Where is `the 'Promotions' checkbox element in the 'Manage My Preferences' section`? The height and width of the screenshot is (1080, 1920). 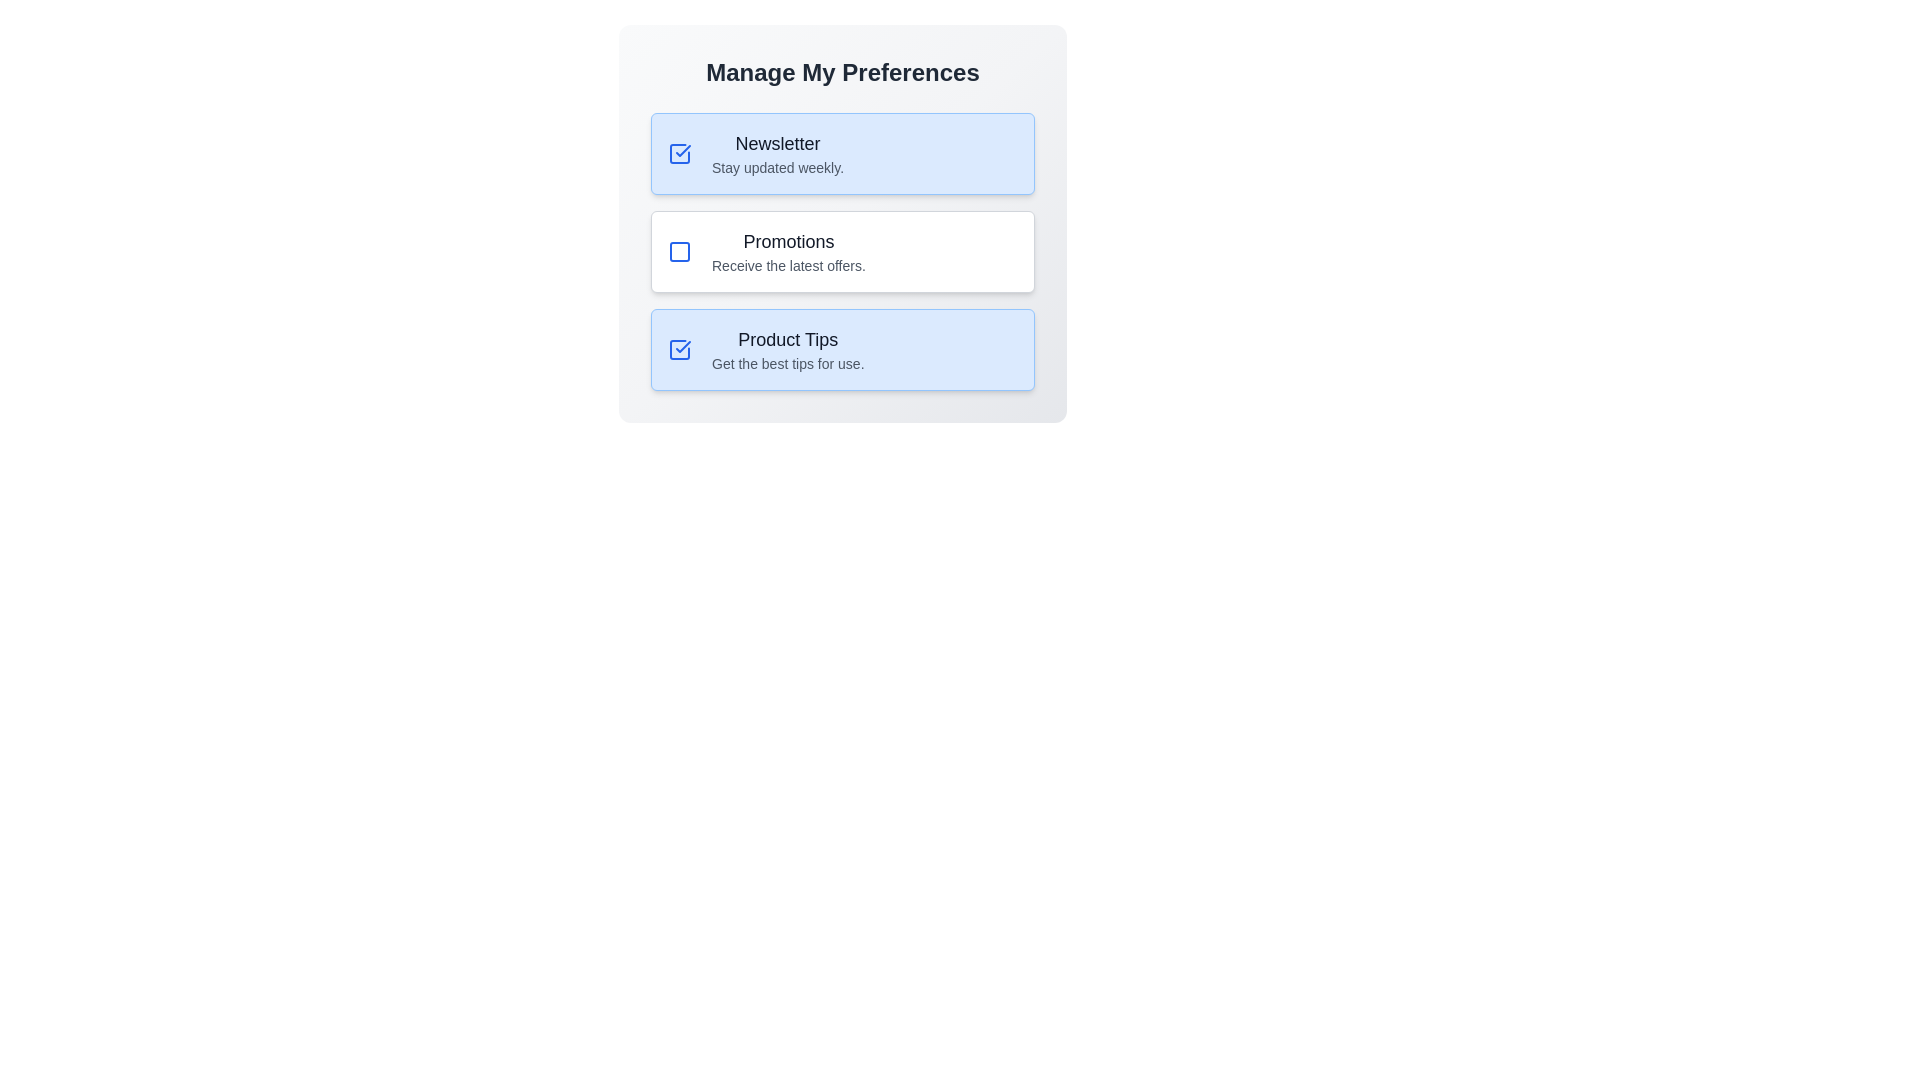 the 'Promotions' checkbox element in the 'Manage My Preferences' section is located at coordinates (843, 250).